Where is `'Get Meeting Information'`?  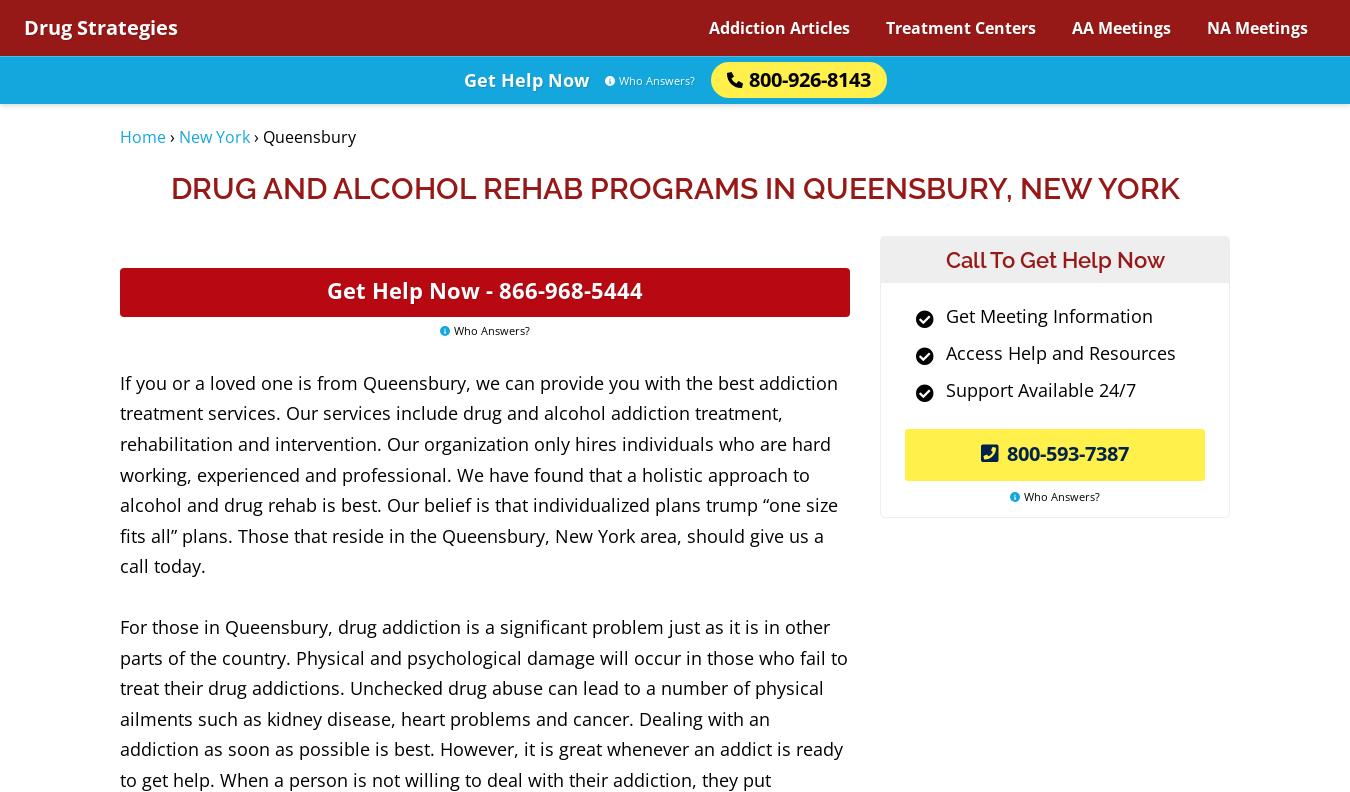
'Get Meeting Information' is located at coordinates (1049, 315).